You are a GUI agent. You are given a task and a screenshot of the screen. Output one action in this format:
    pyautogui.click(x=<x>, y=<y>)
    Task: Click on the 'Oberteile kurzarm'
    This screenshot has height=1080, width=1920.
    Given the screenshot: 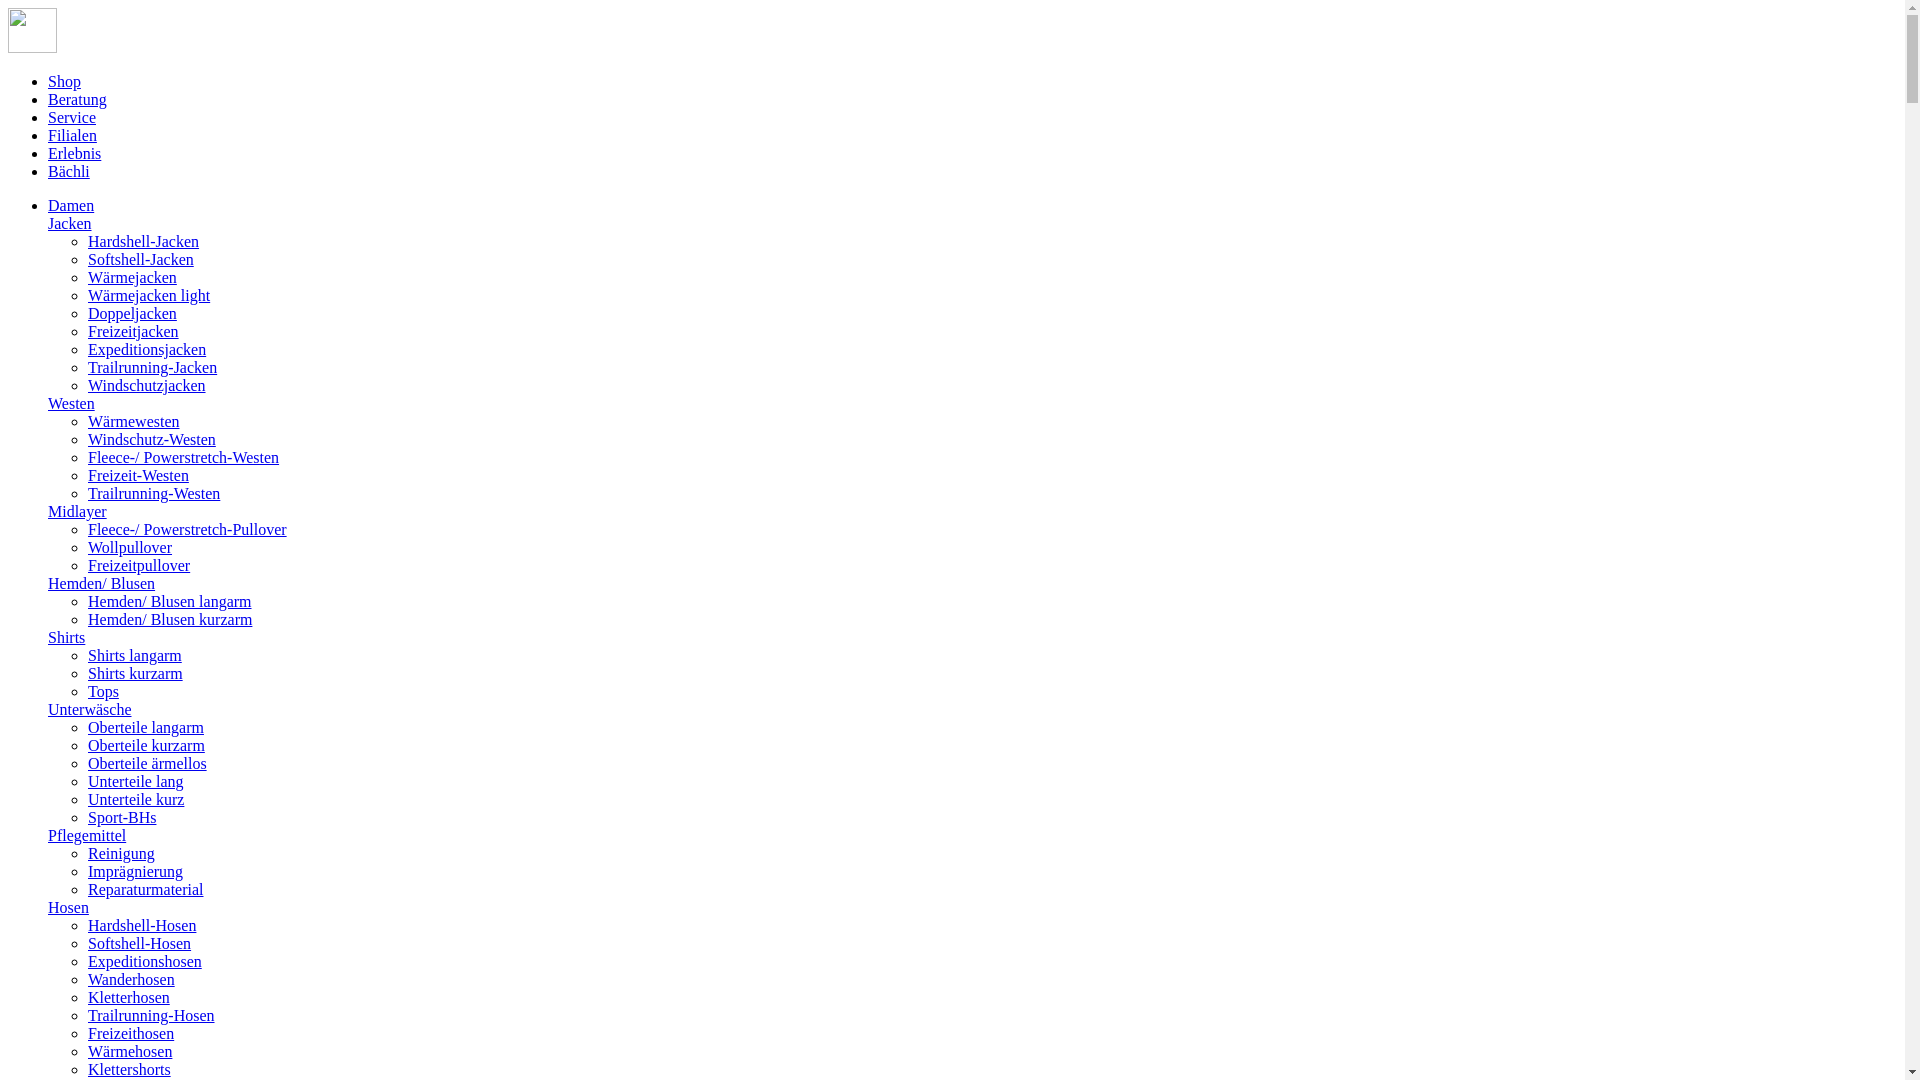 What is the action you would take?
    pyautogui.click(x=145, y=745)
    